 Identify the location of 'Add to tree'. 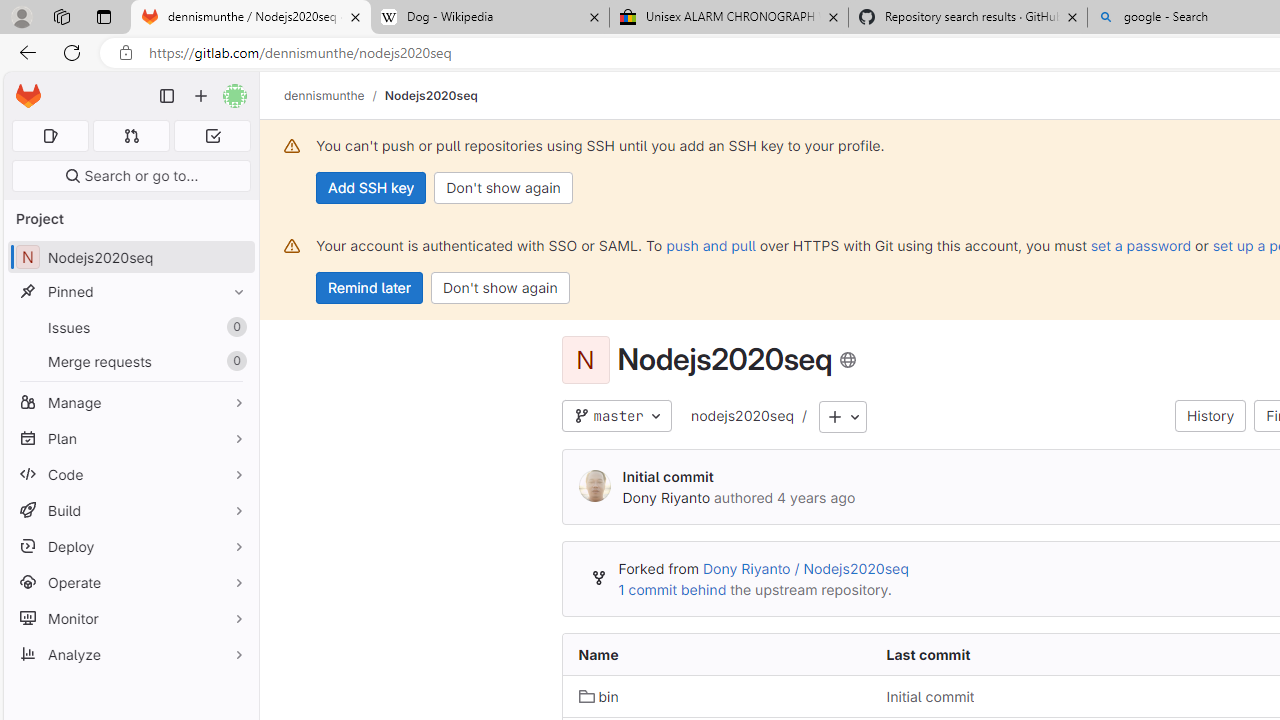
(843, 416).